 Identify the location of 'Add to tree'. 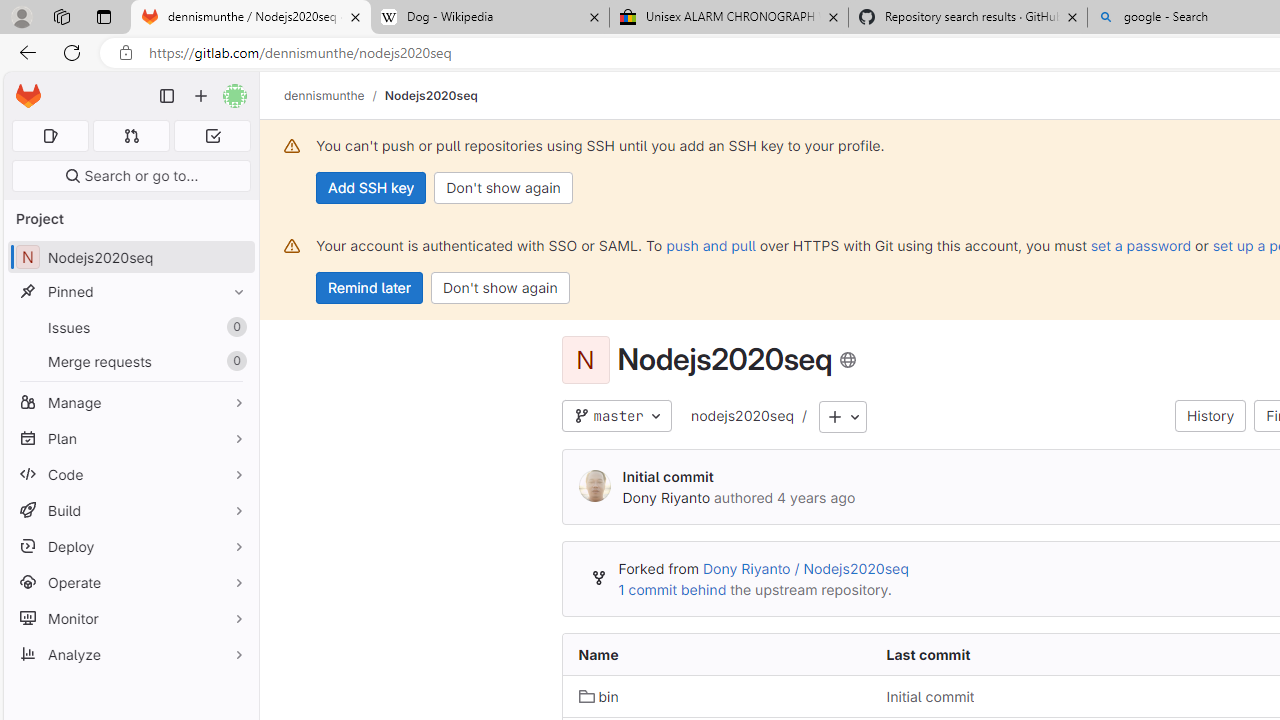
(843, 416).